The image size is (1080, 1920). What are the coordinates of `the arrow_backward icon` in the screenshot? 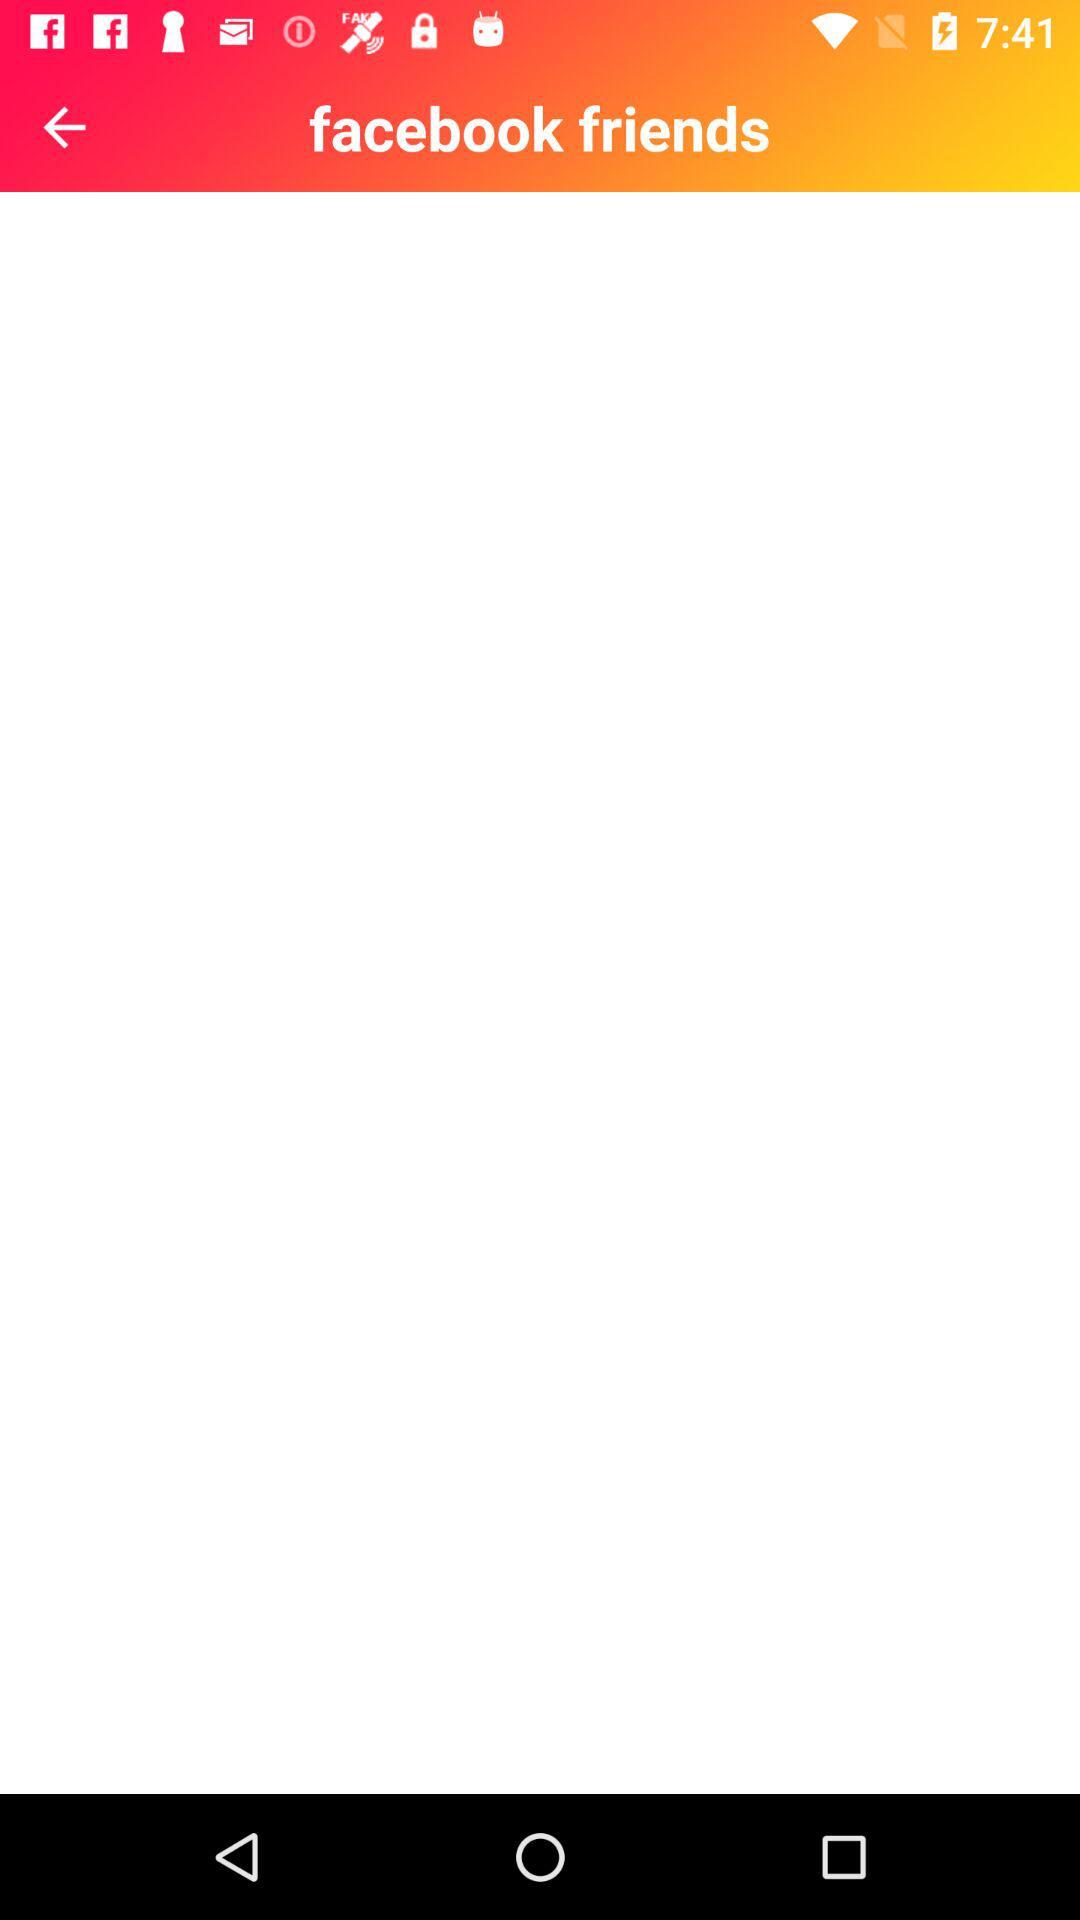 It's located at (63, 126).